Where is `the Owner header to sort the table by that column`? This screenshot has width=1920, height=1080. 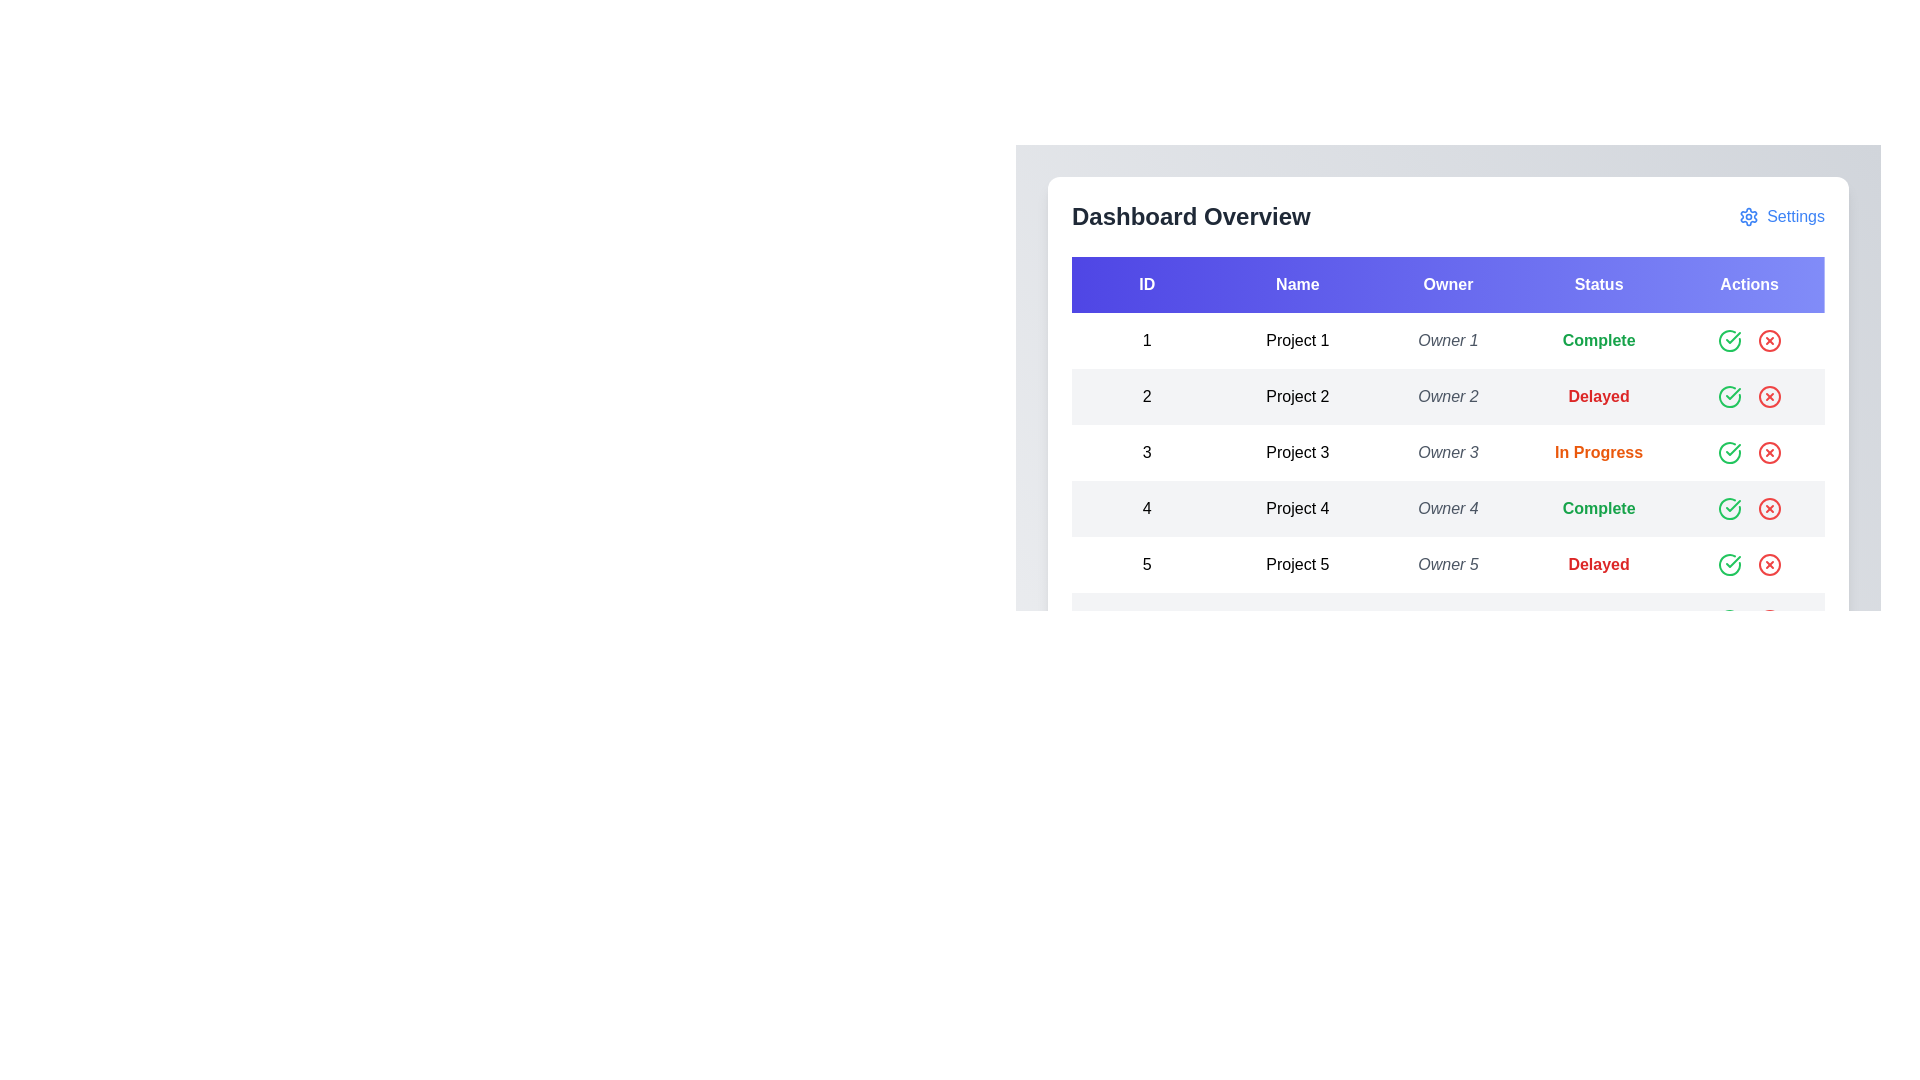 the Owner header to sort the table by that column is located at coordinates (1448, 285).